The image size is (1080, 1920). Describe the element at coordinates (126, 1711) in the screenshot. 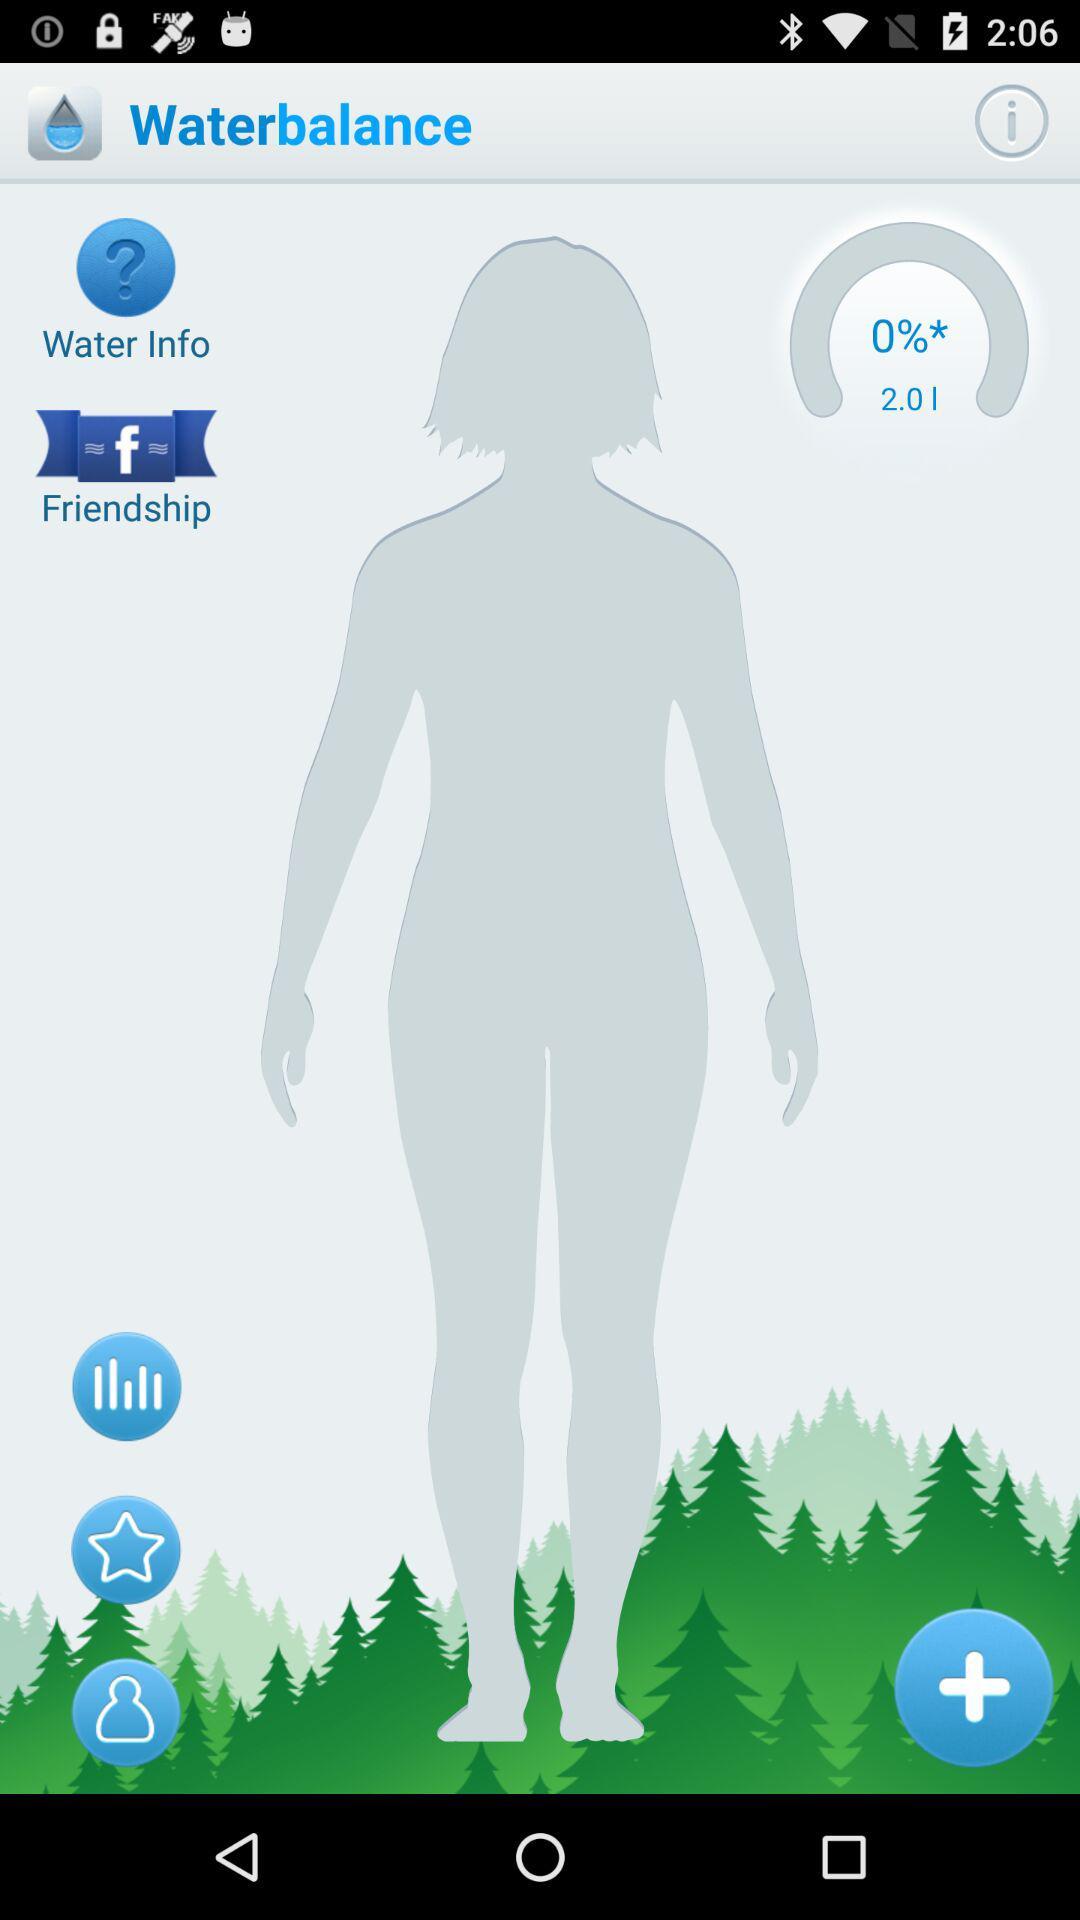

I see `profile` at that location.